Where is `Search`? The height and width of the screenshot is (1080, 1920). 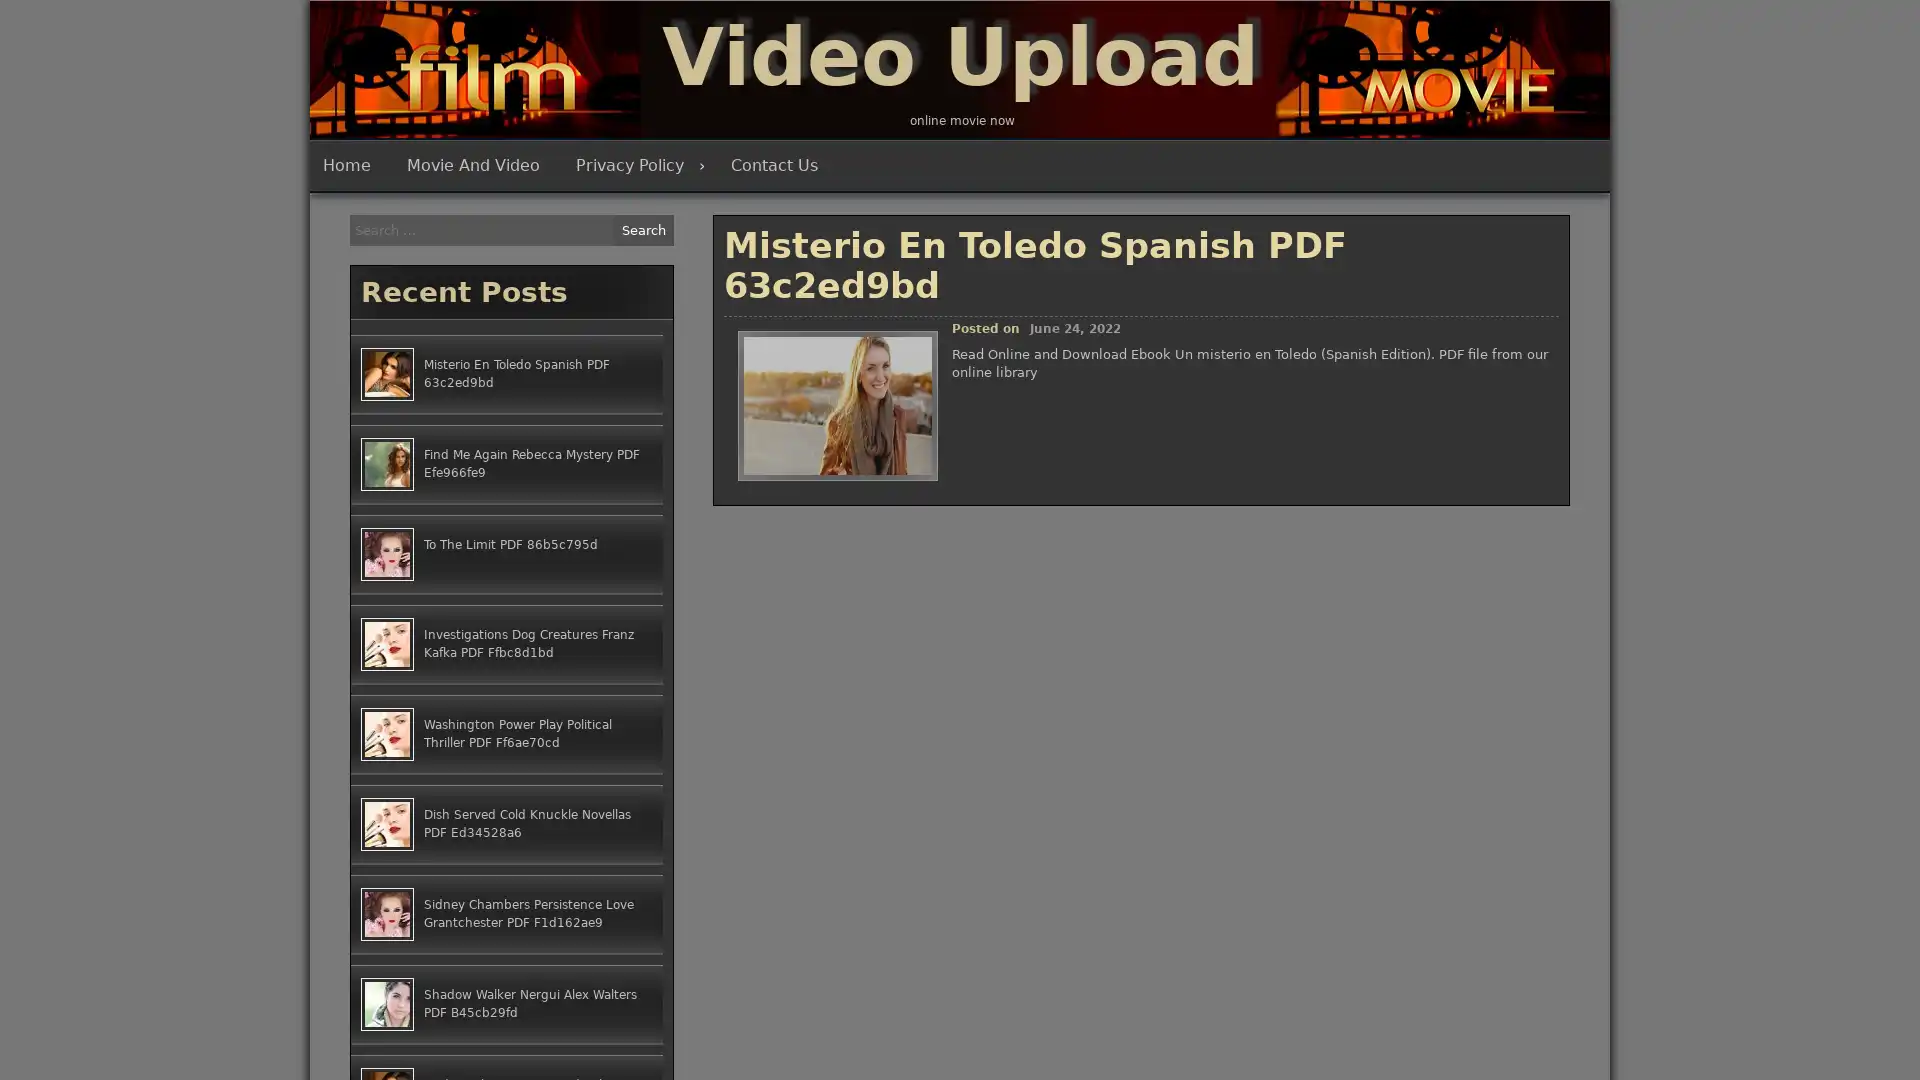
Search is located at coordinates (643, 229).